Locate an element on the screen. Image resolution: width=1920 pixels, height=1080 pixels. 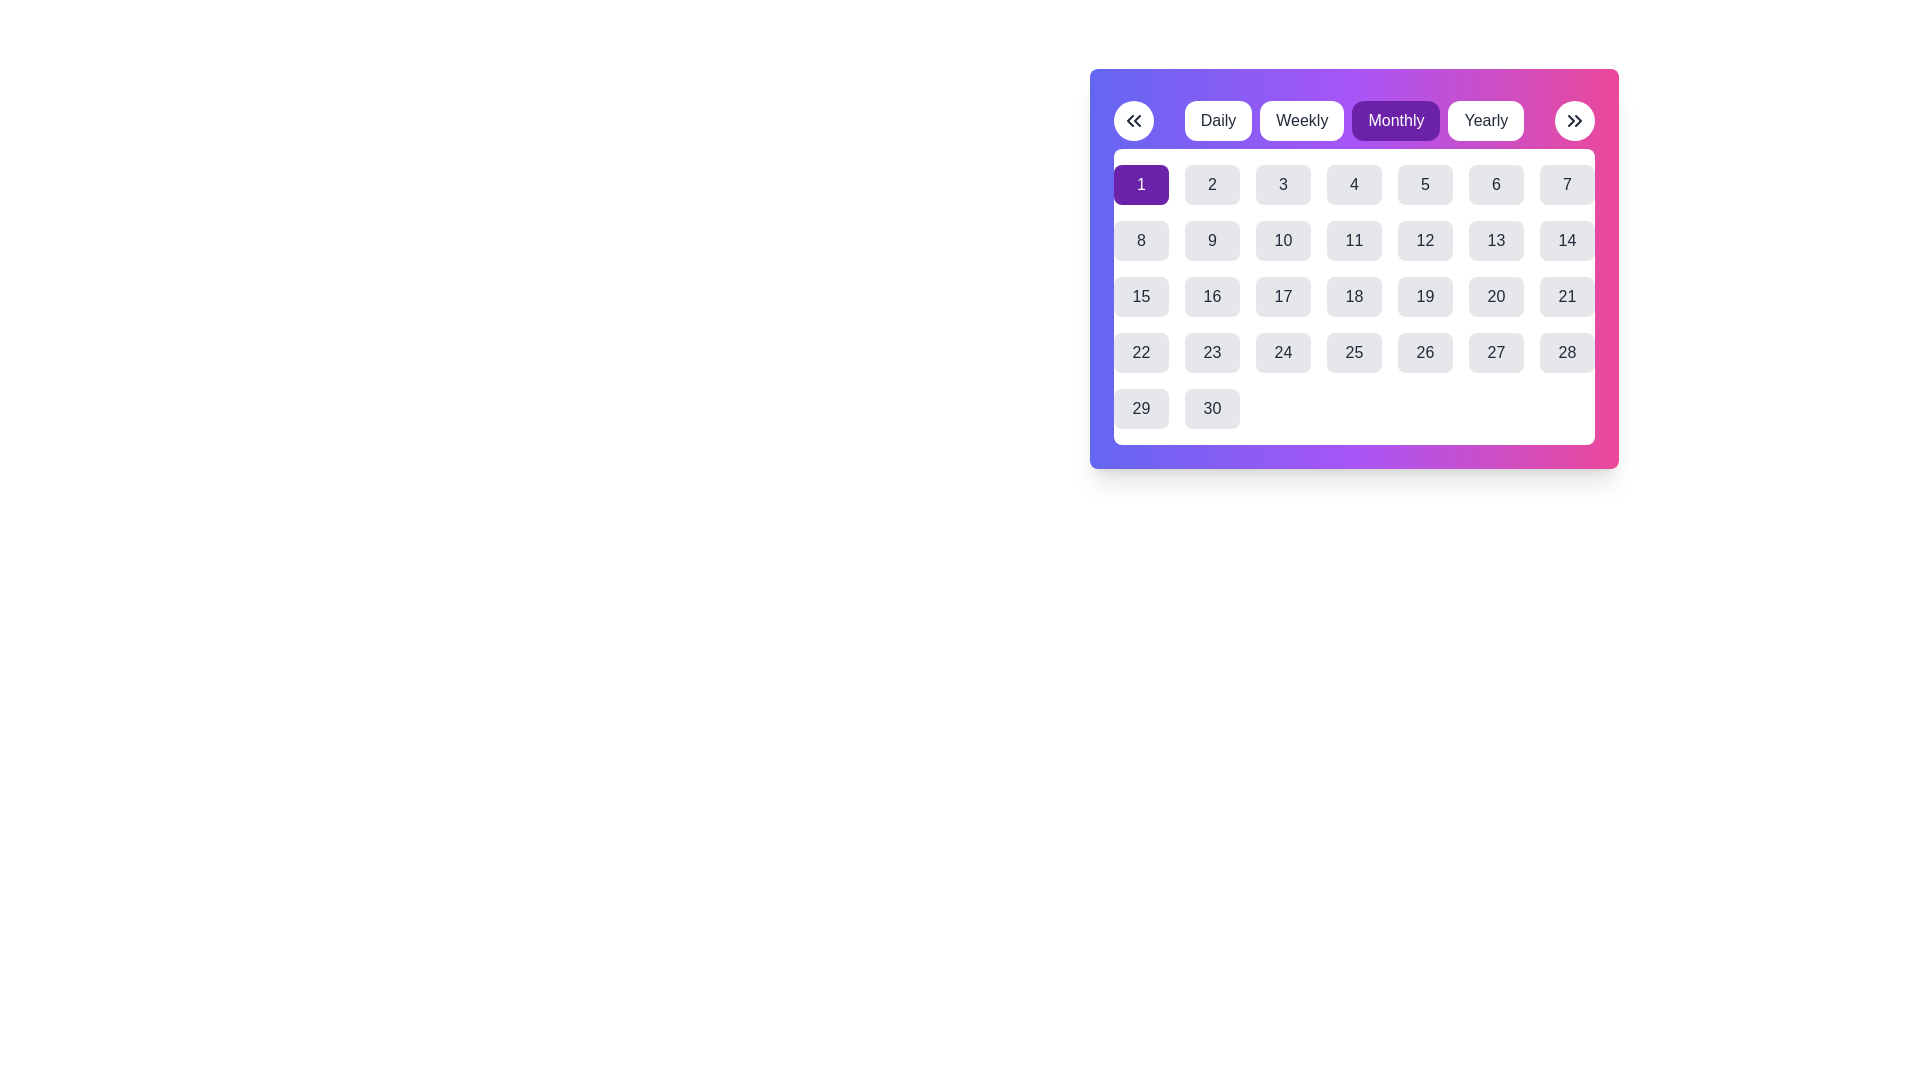
the button labeled '7' in the top-right corner of the calendar widget is located at coordinates (1566, 185).